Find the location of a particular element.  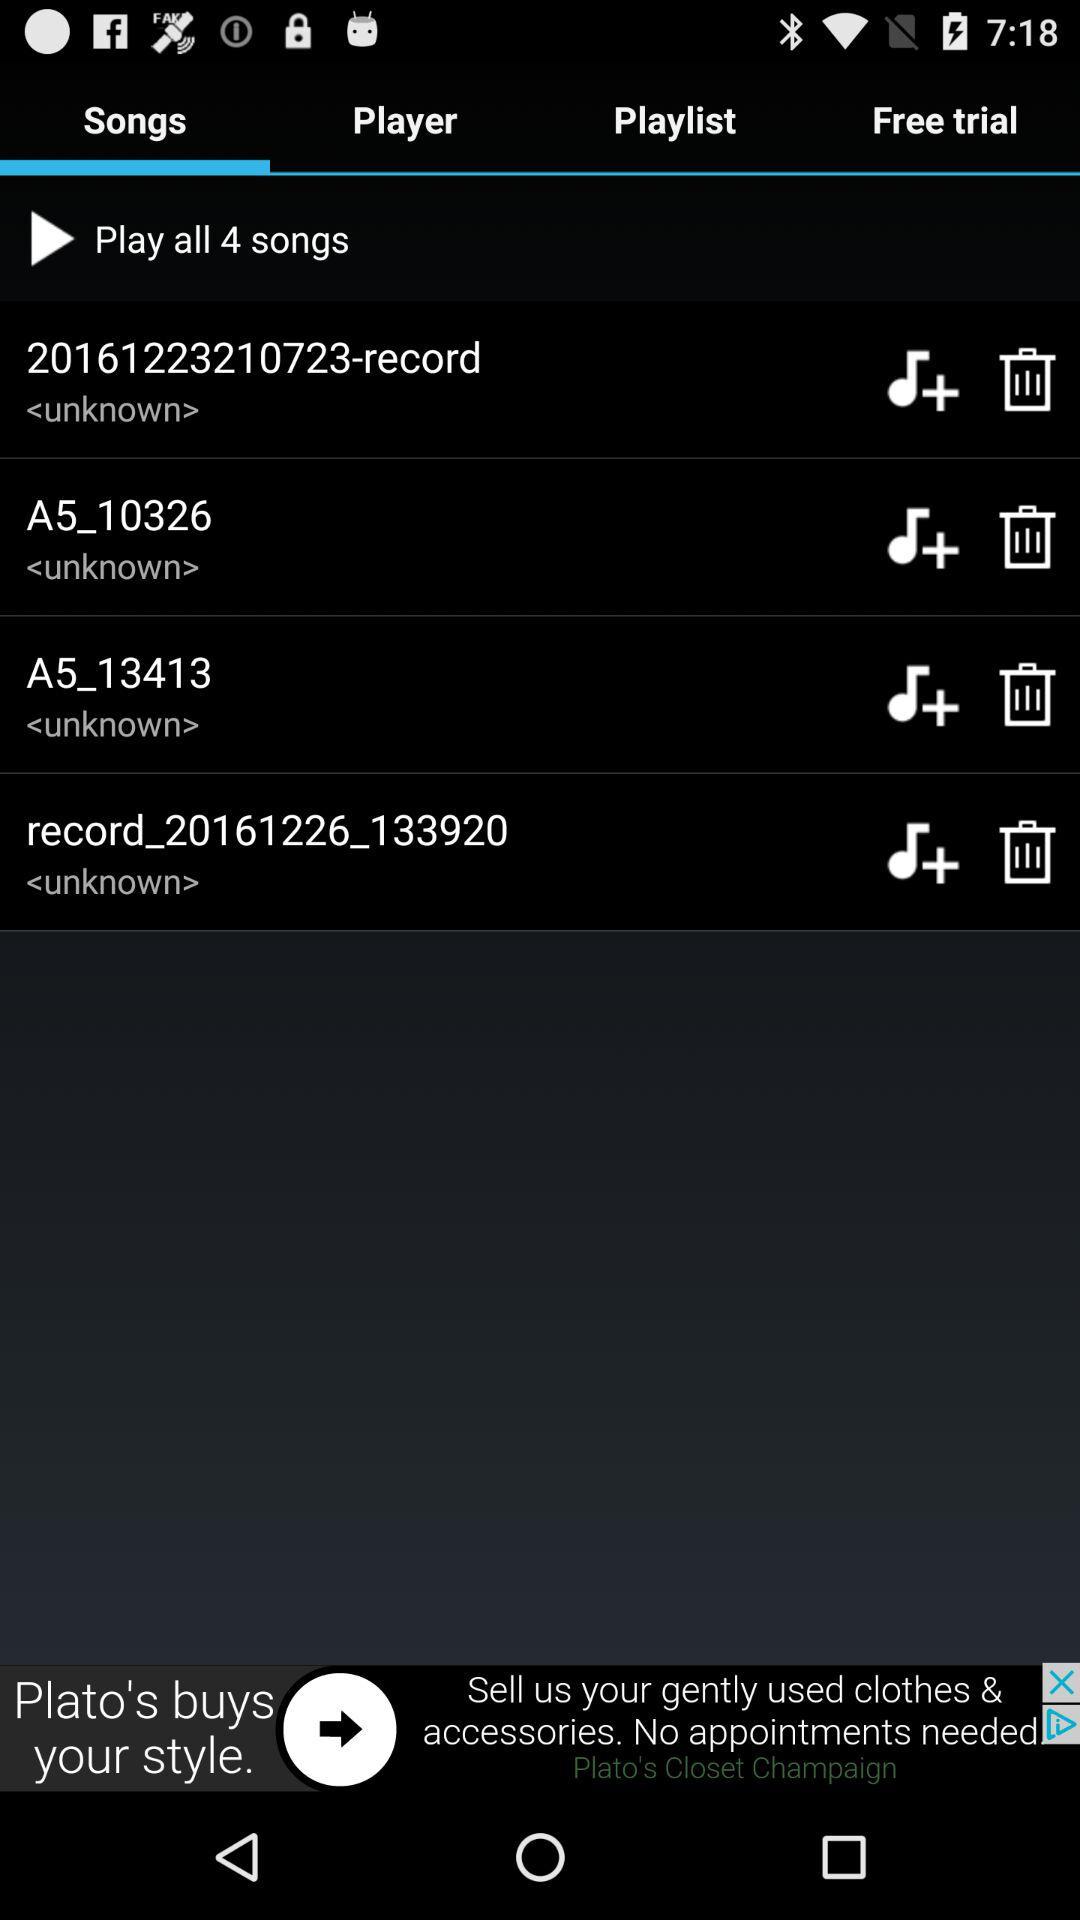

a song is located at coordinates (922, 851).